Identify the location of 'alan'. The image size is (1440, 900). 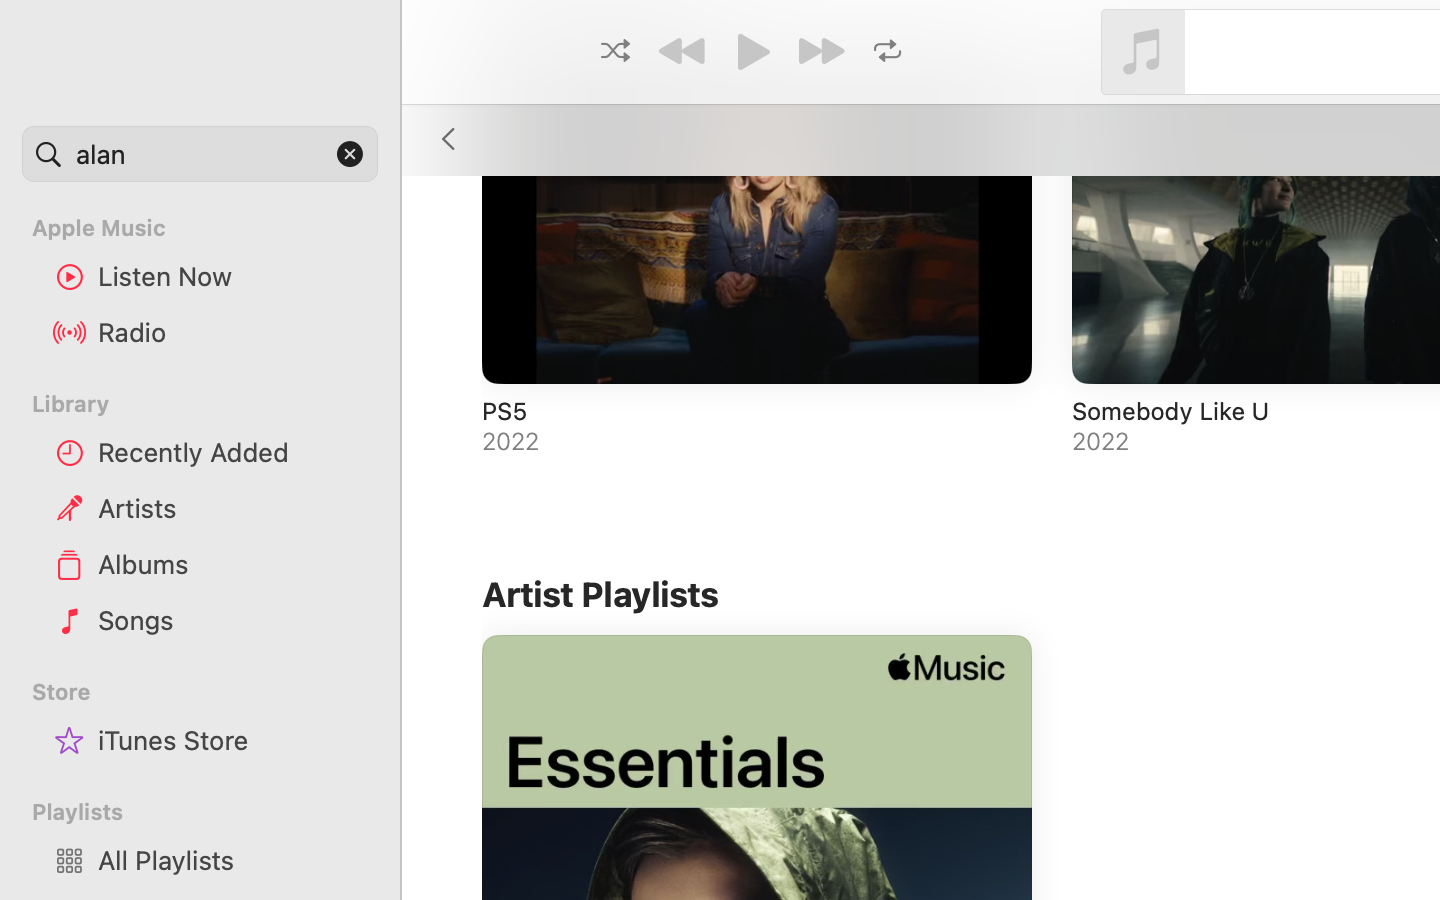
(200, 153).